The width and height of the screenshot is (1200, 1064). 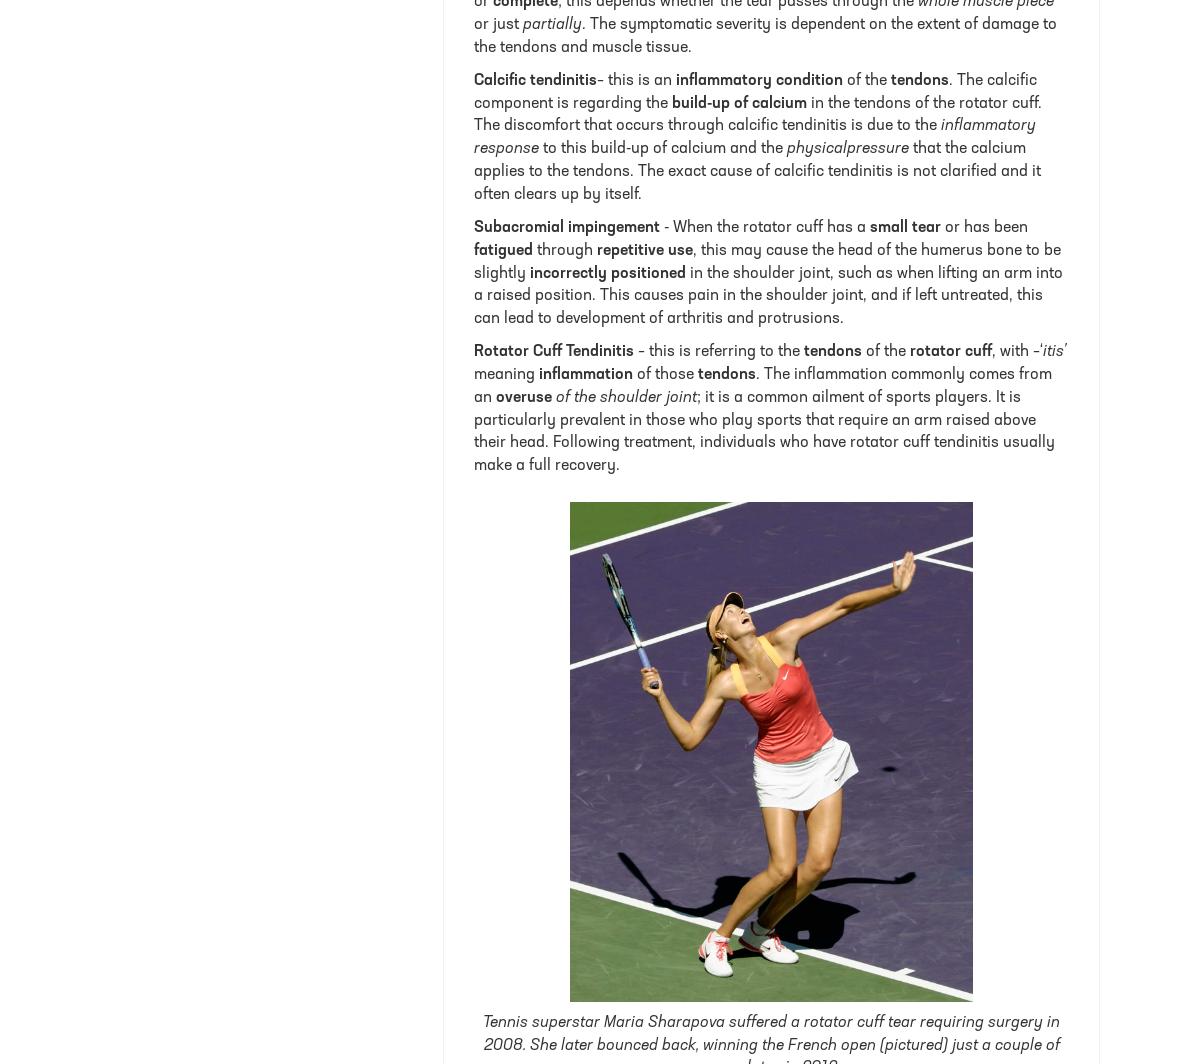 I want to click on 'in the tendons of the rotator cuff. The discomfort that occurs through calcific tendinitis is due to the', so click(x=757, y=114).